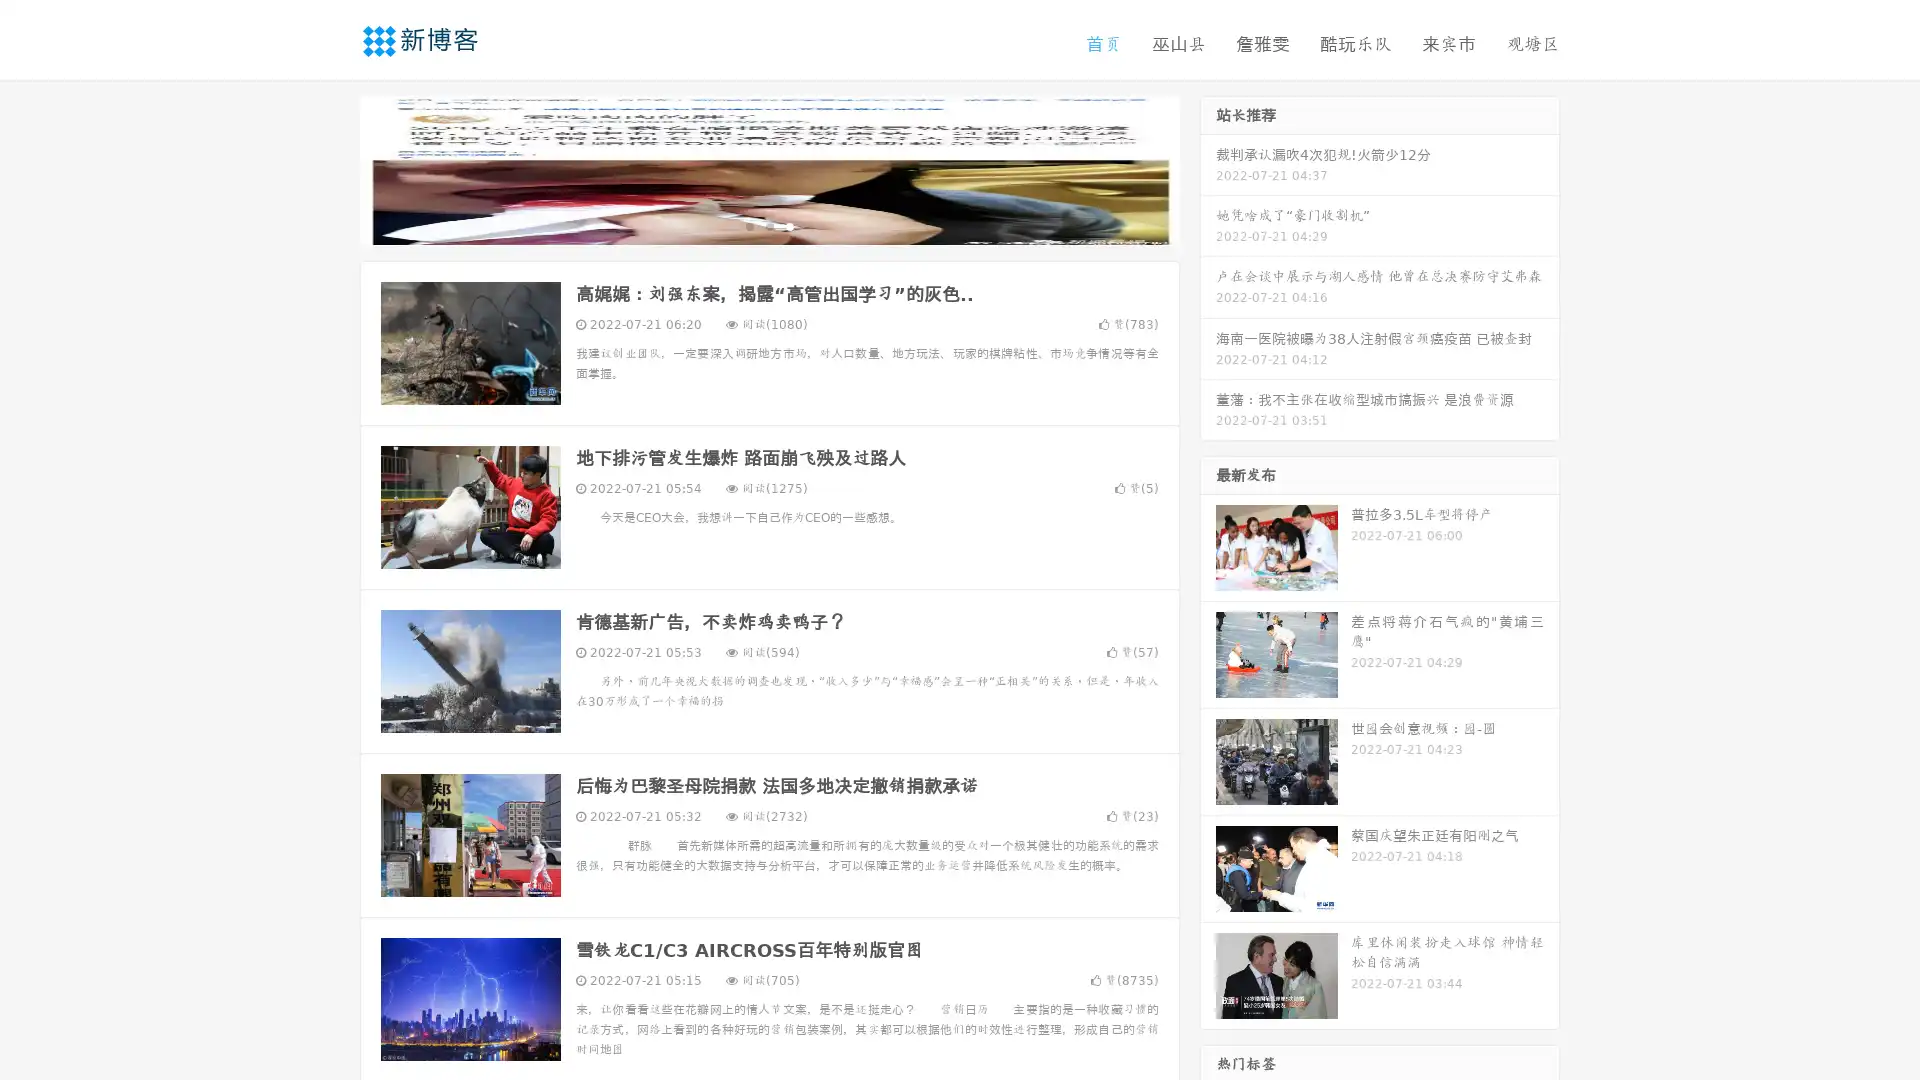  What do you see at coordinates (330, 168) in the screenshot?
I see `Previous slide` at bounding box center [330, 168].